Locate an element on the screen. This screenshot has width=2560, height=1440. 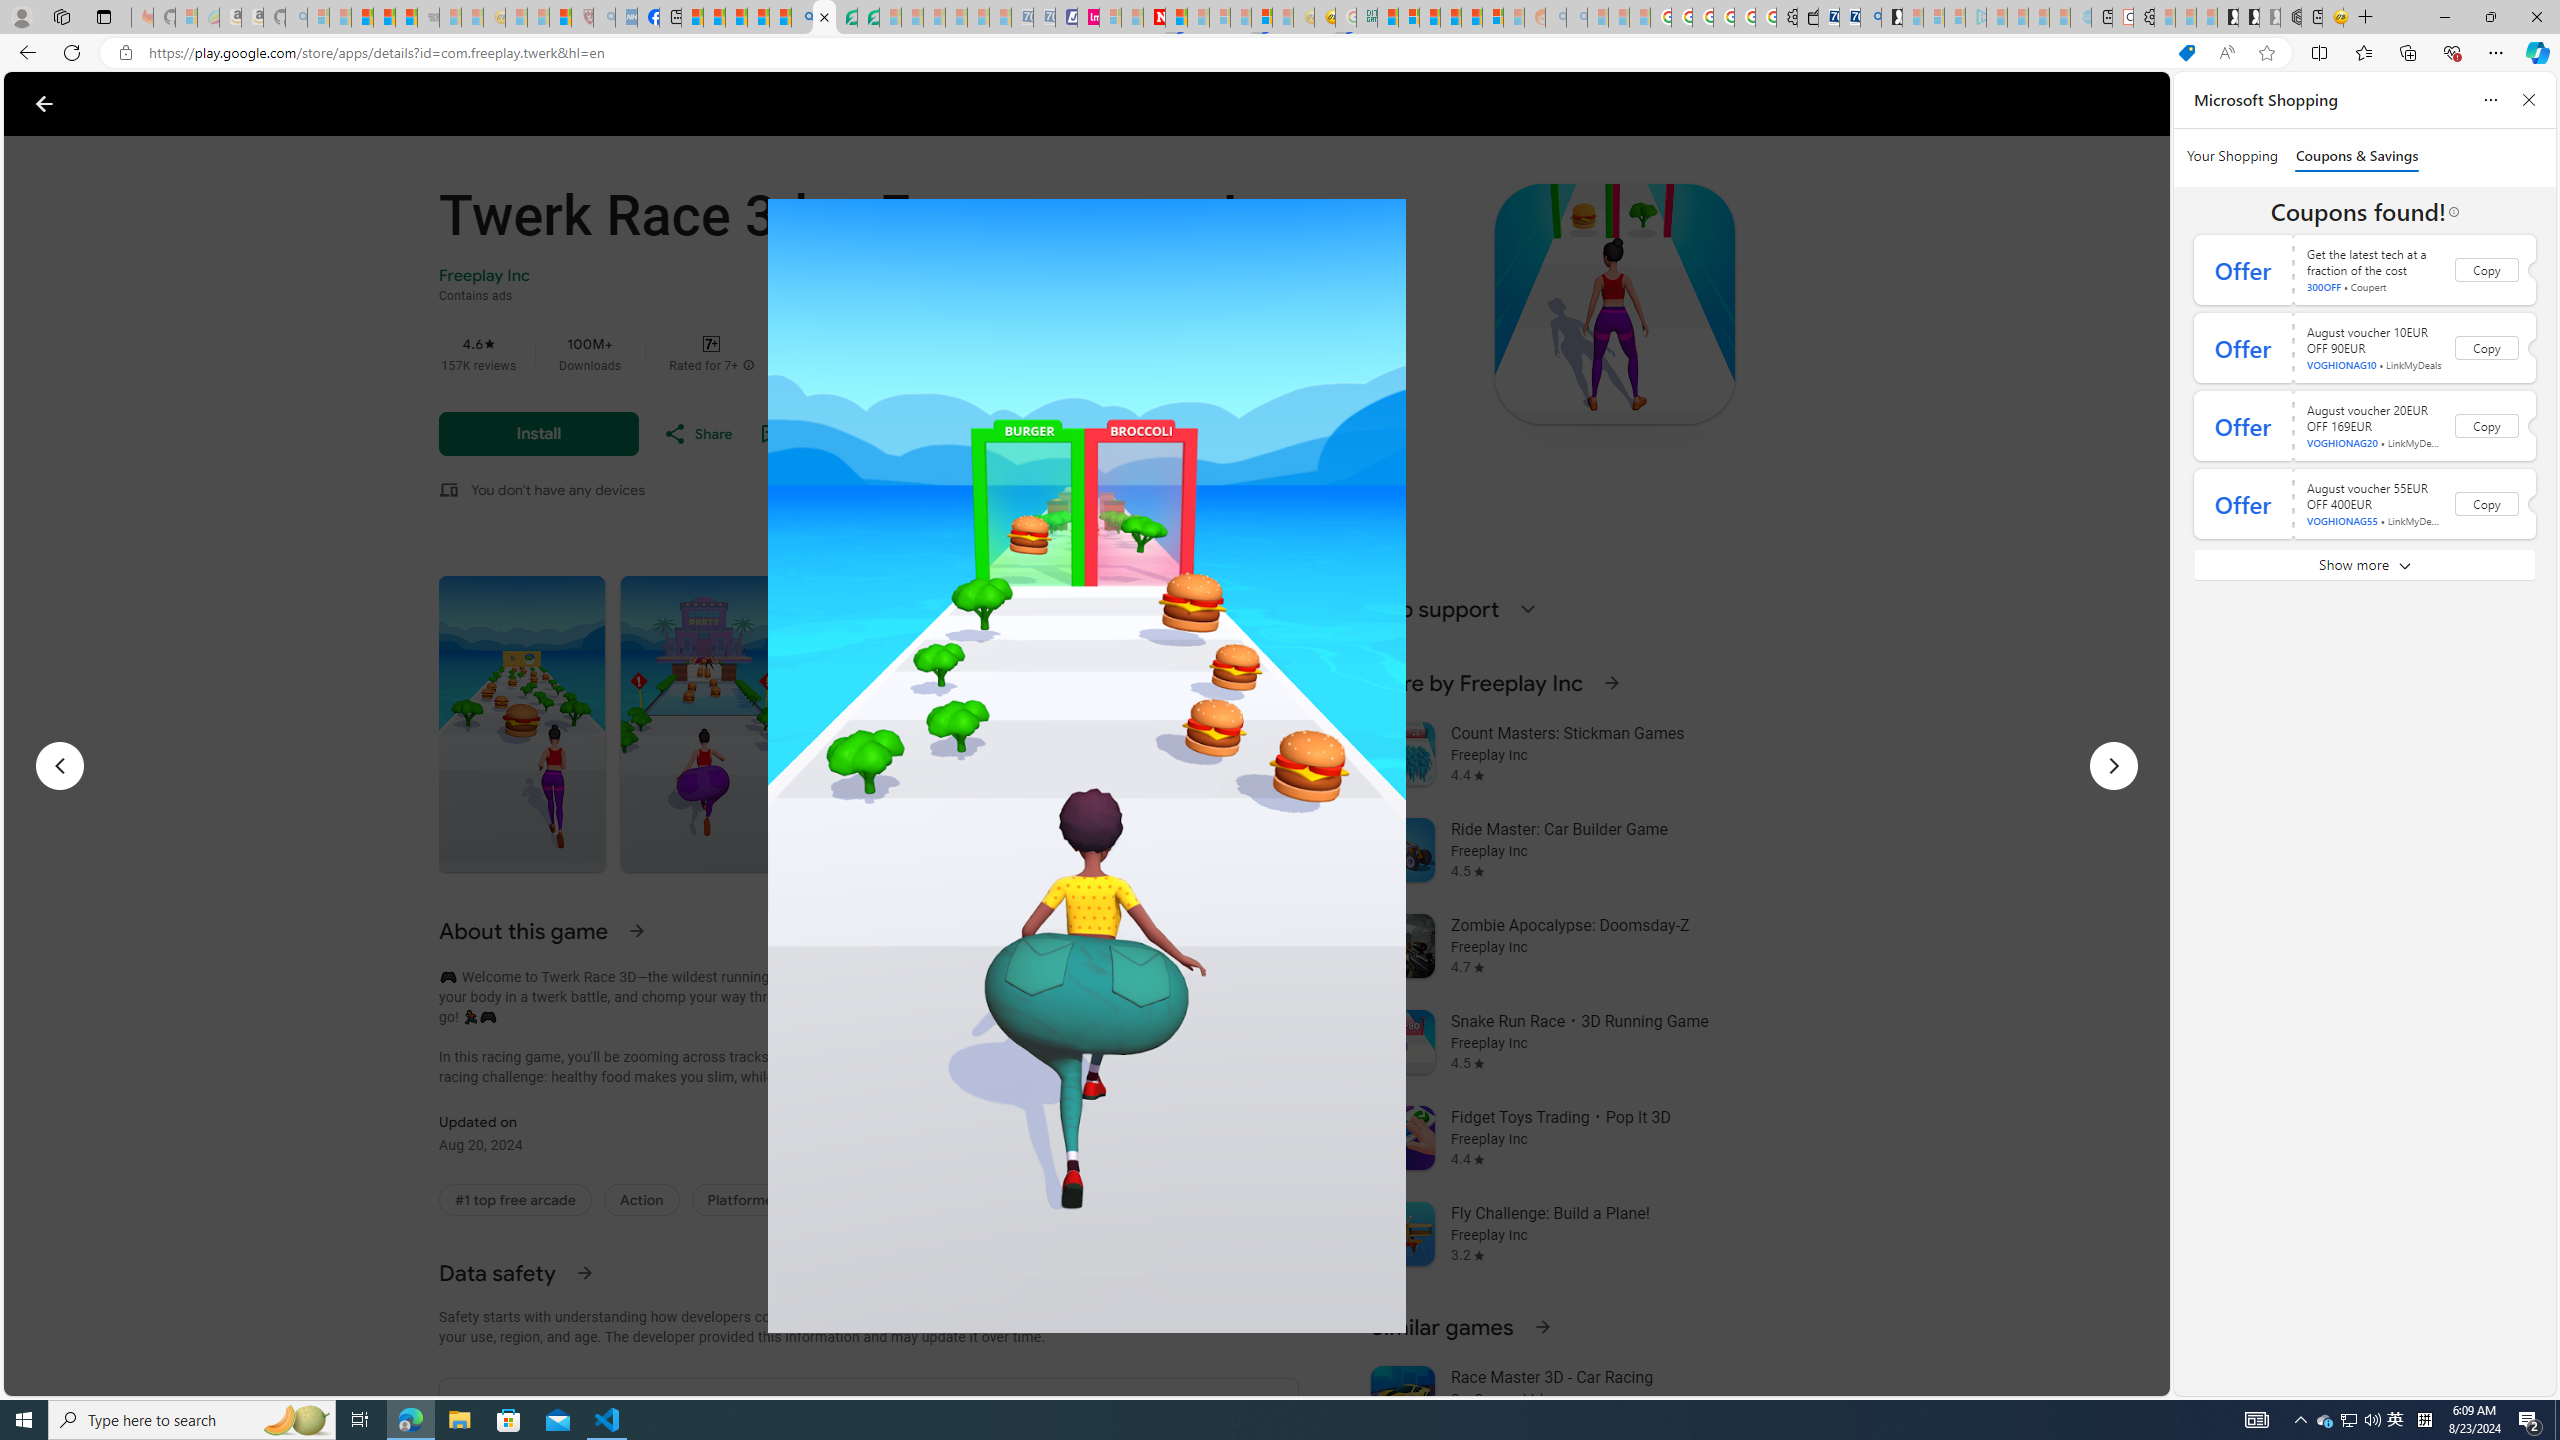
'You don' is located at coordinates (558, 490).